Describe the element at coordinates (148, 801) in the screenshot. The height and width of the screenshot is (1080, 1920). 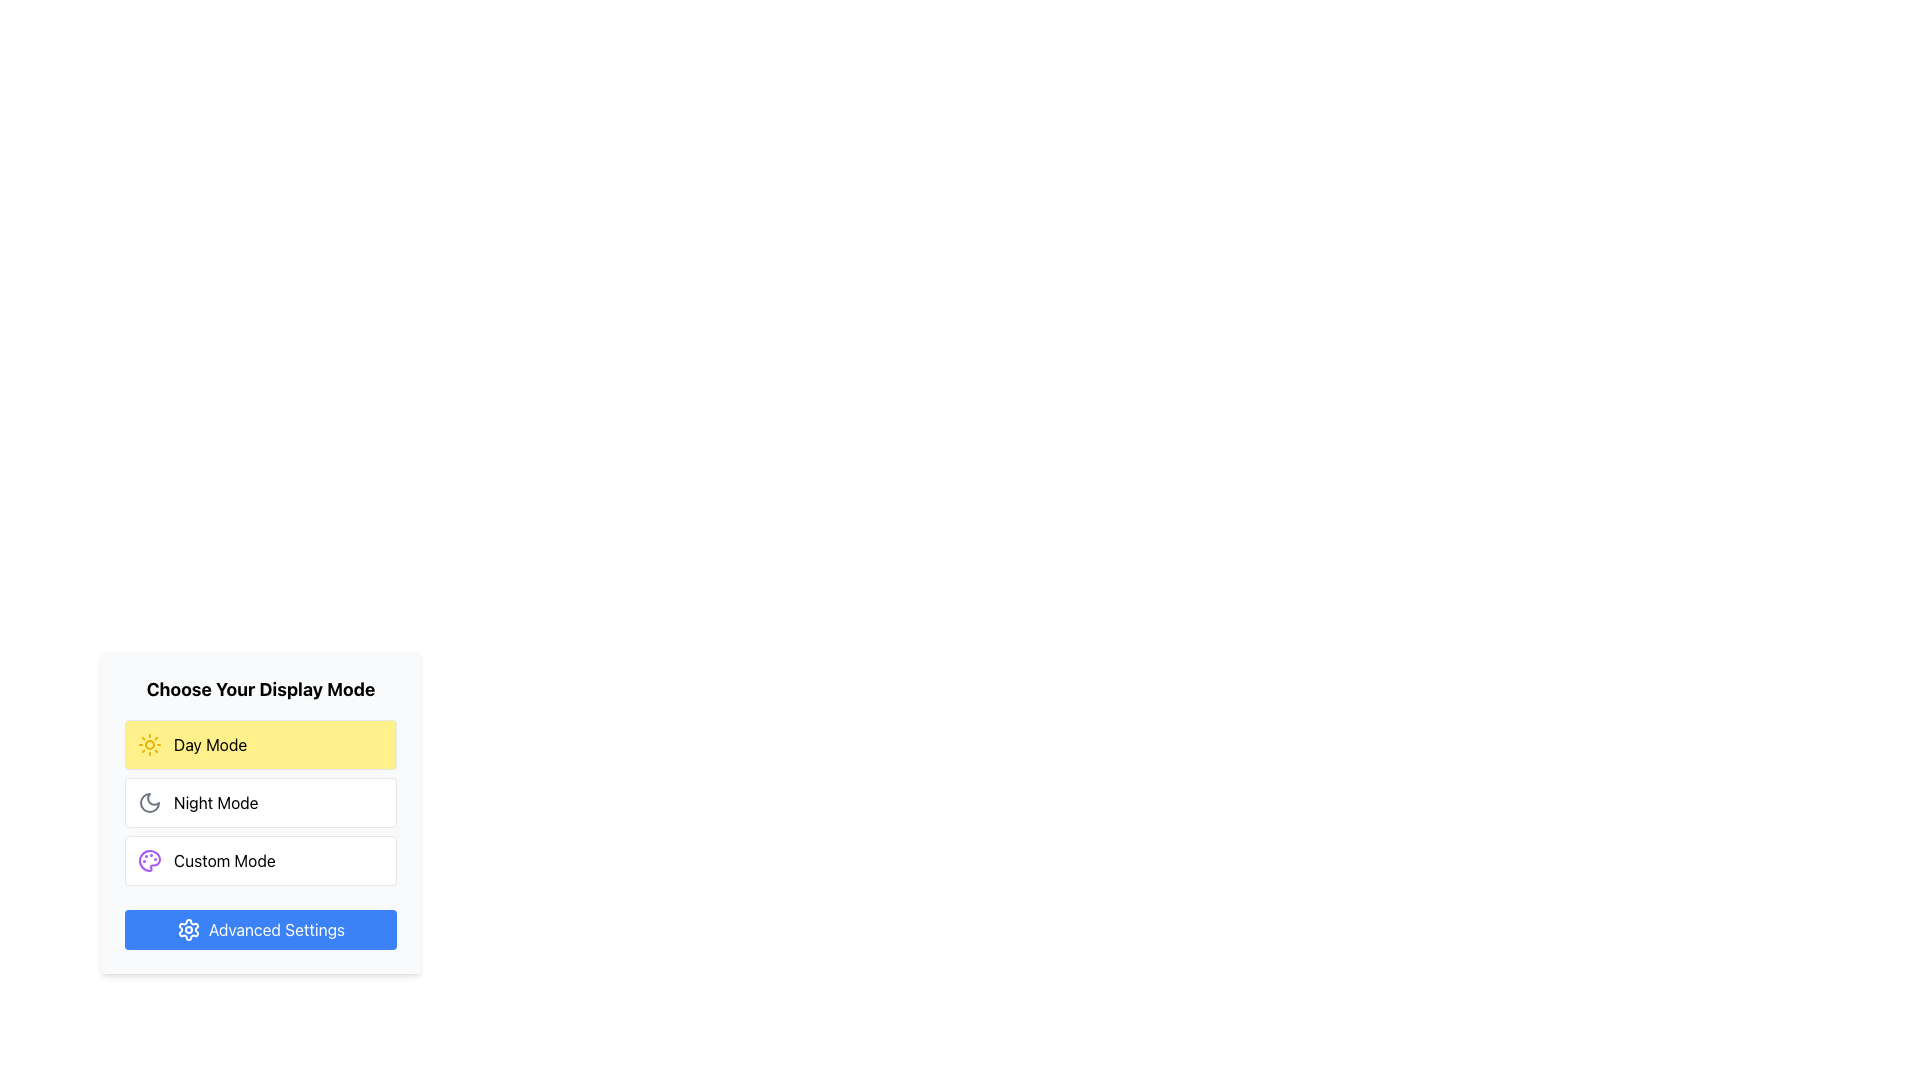
I see `the decorative 'Night Mode' icon, which is a moon symbol, located in the 'Choose Your Display Mode' dialog, preceding the text label 'Night Mode'` at that location.